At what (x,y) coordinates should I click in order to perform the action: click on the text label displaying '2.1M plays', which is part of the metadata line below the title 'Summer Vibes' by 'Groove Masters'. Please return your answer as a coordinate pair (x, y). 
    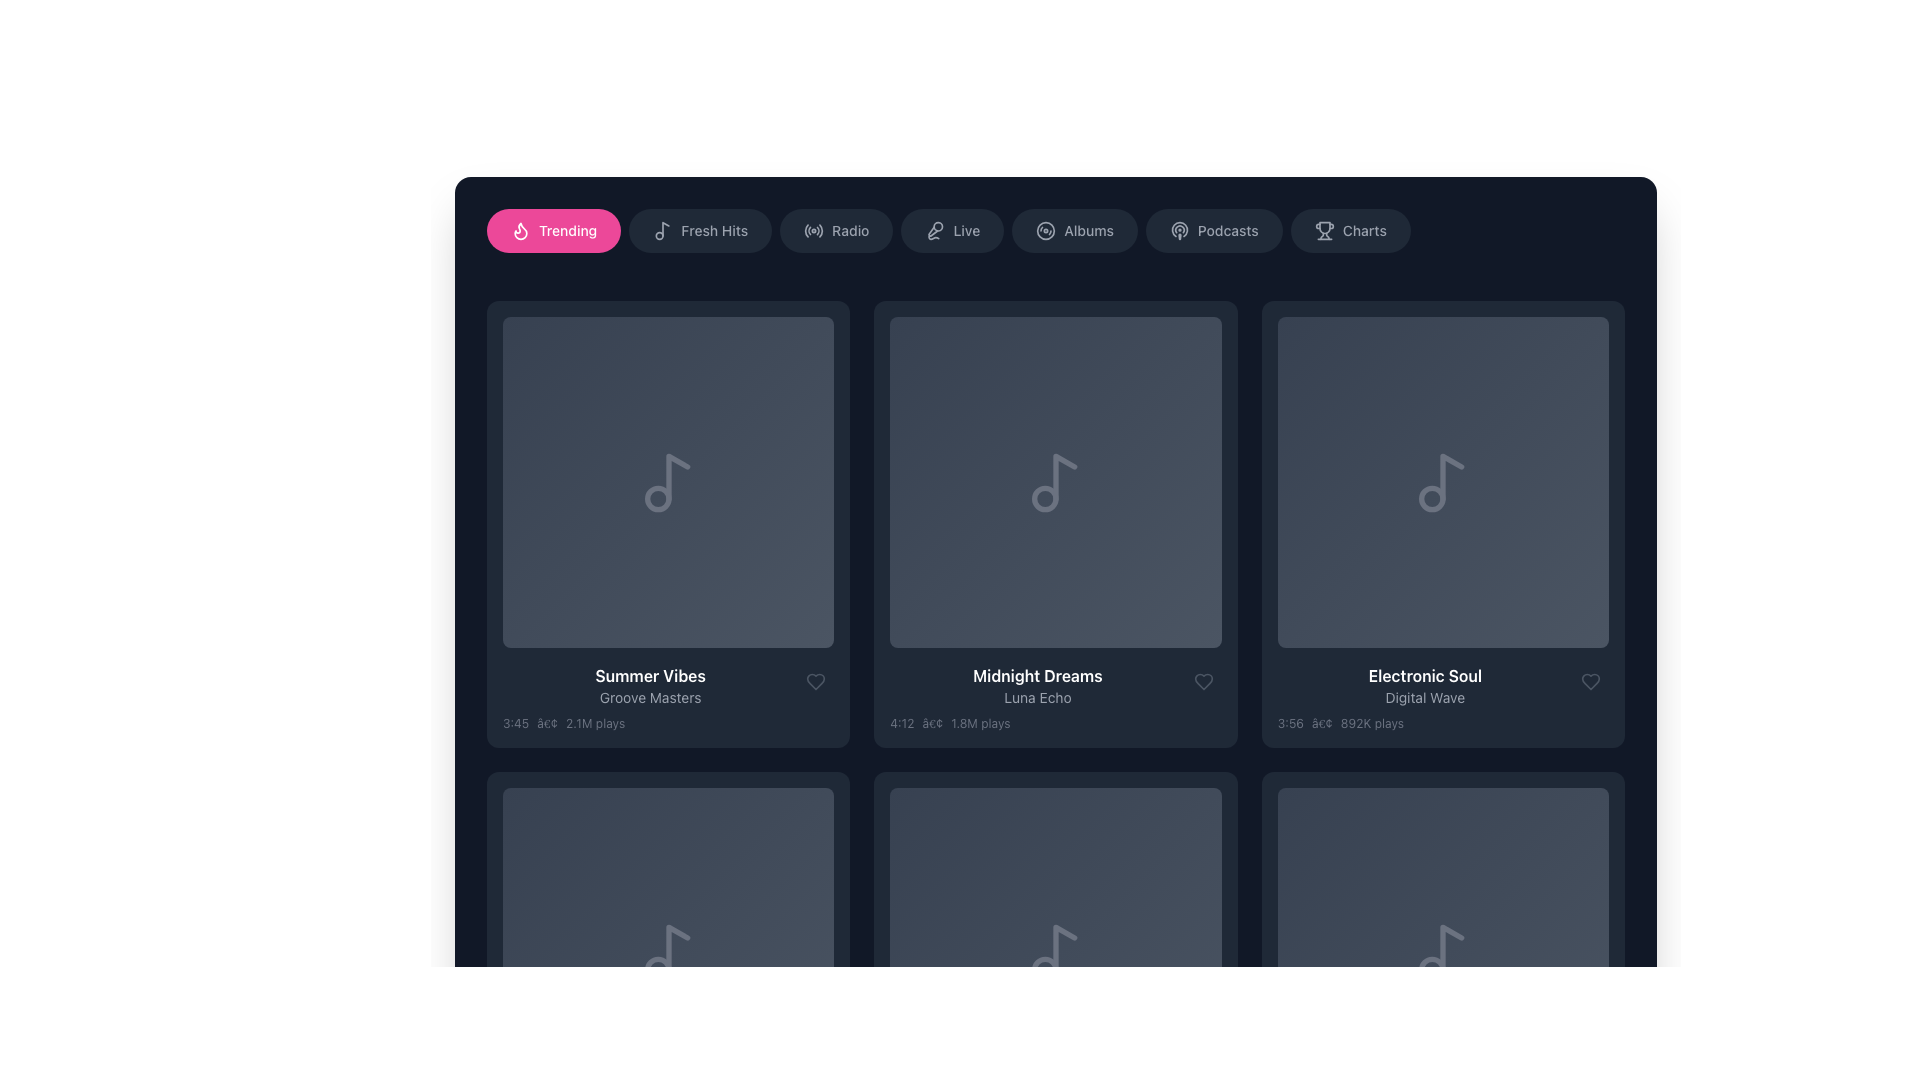
    Looking at the image, I should click on (594, 724).